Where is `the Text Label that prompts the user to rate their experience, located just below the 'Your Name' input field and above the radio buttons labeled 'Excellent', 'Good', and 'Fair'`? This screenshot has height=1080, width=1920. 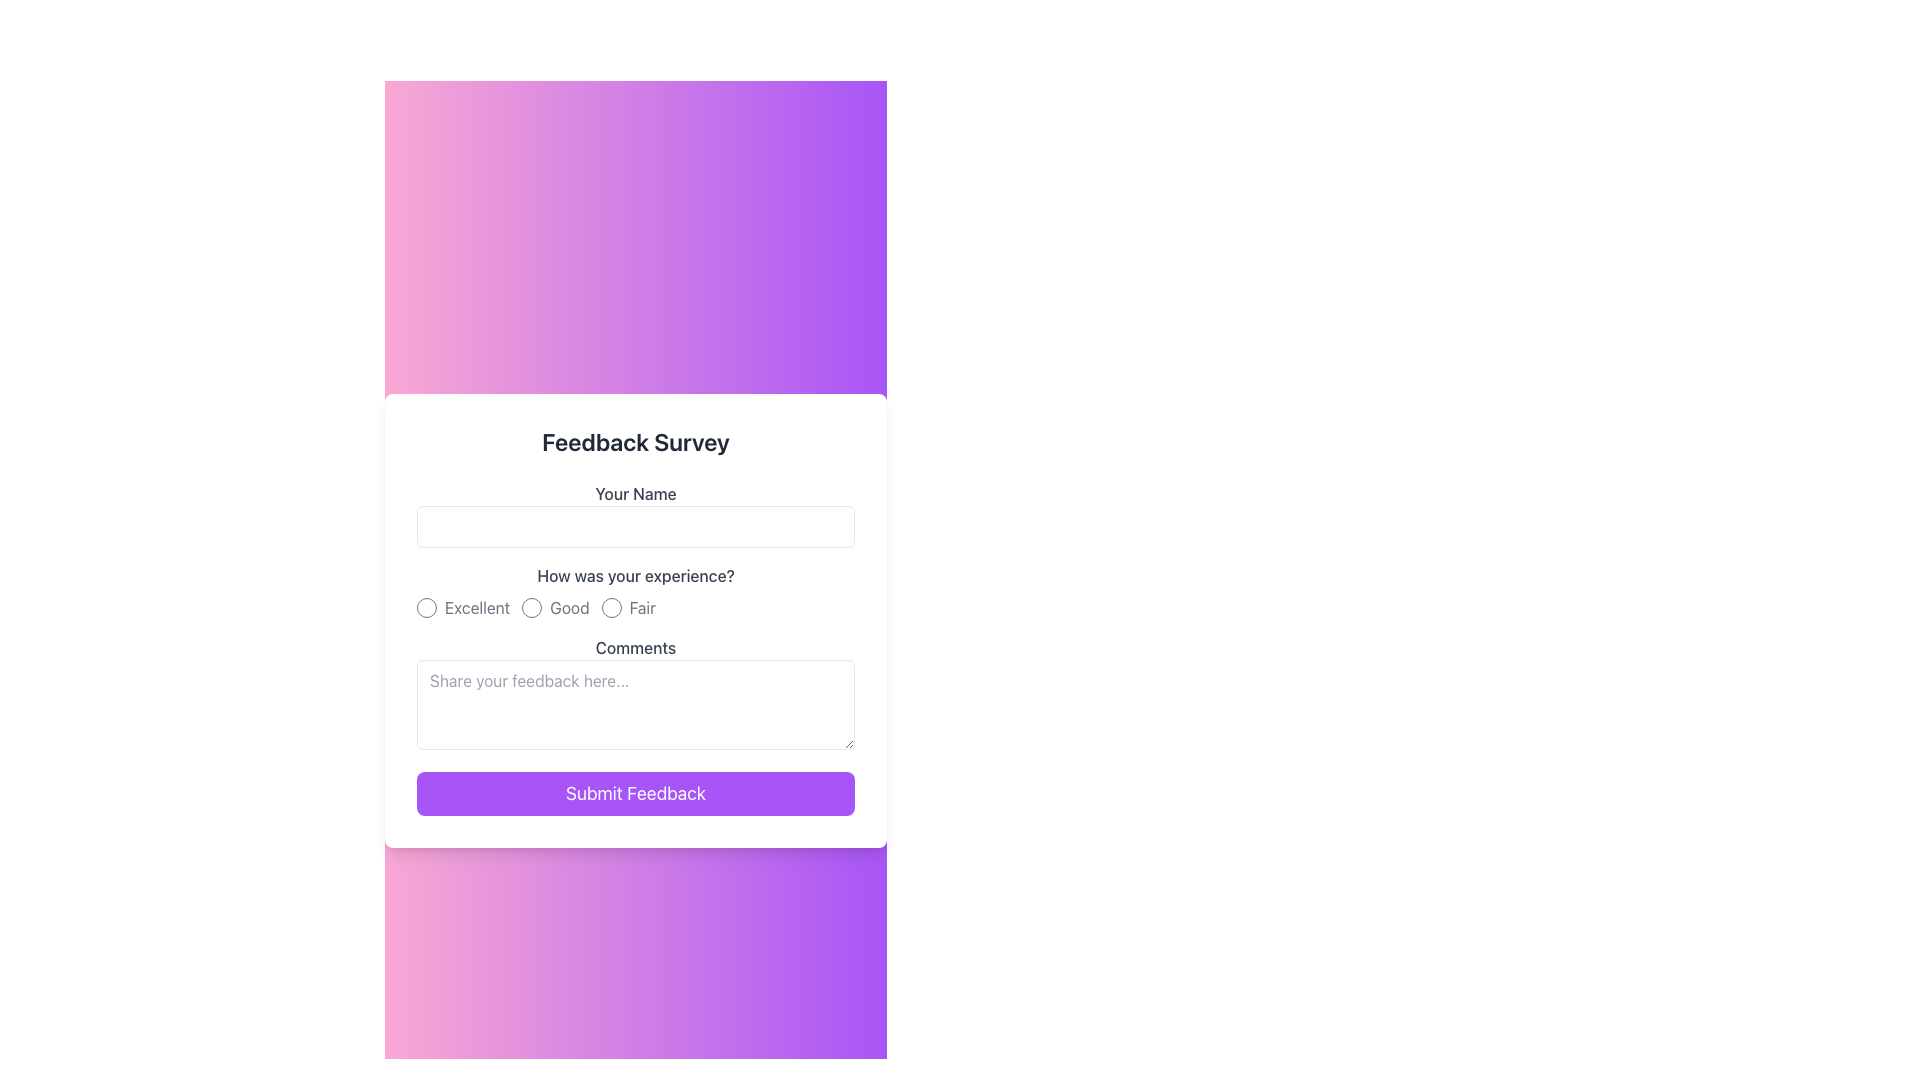 the Text Label that prompts the user to rate their experience, located just below the 'Your Name' input field and above the radio buttons labeled 'Excellent', 'Good', and 'Fair' is located at coordinates (634, 575).